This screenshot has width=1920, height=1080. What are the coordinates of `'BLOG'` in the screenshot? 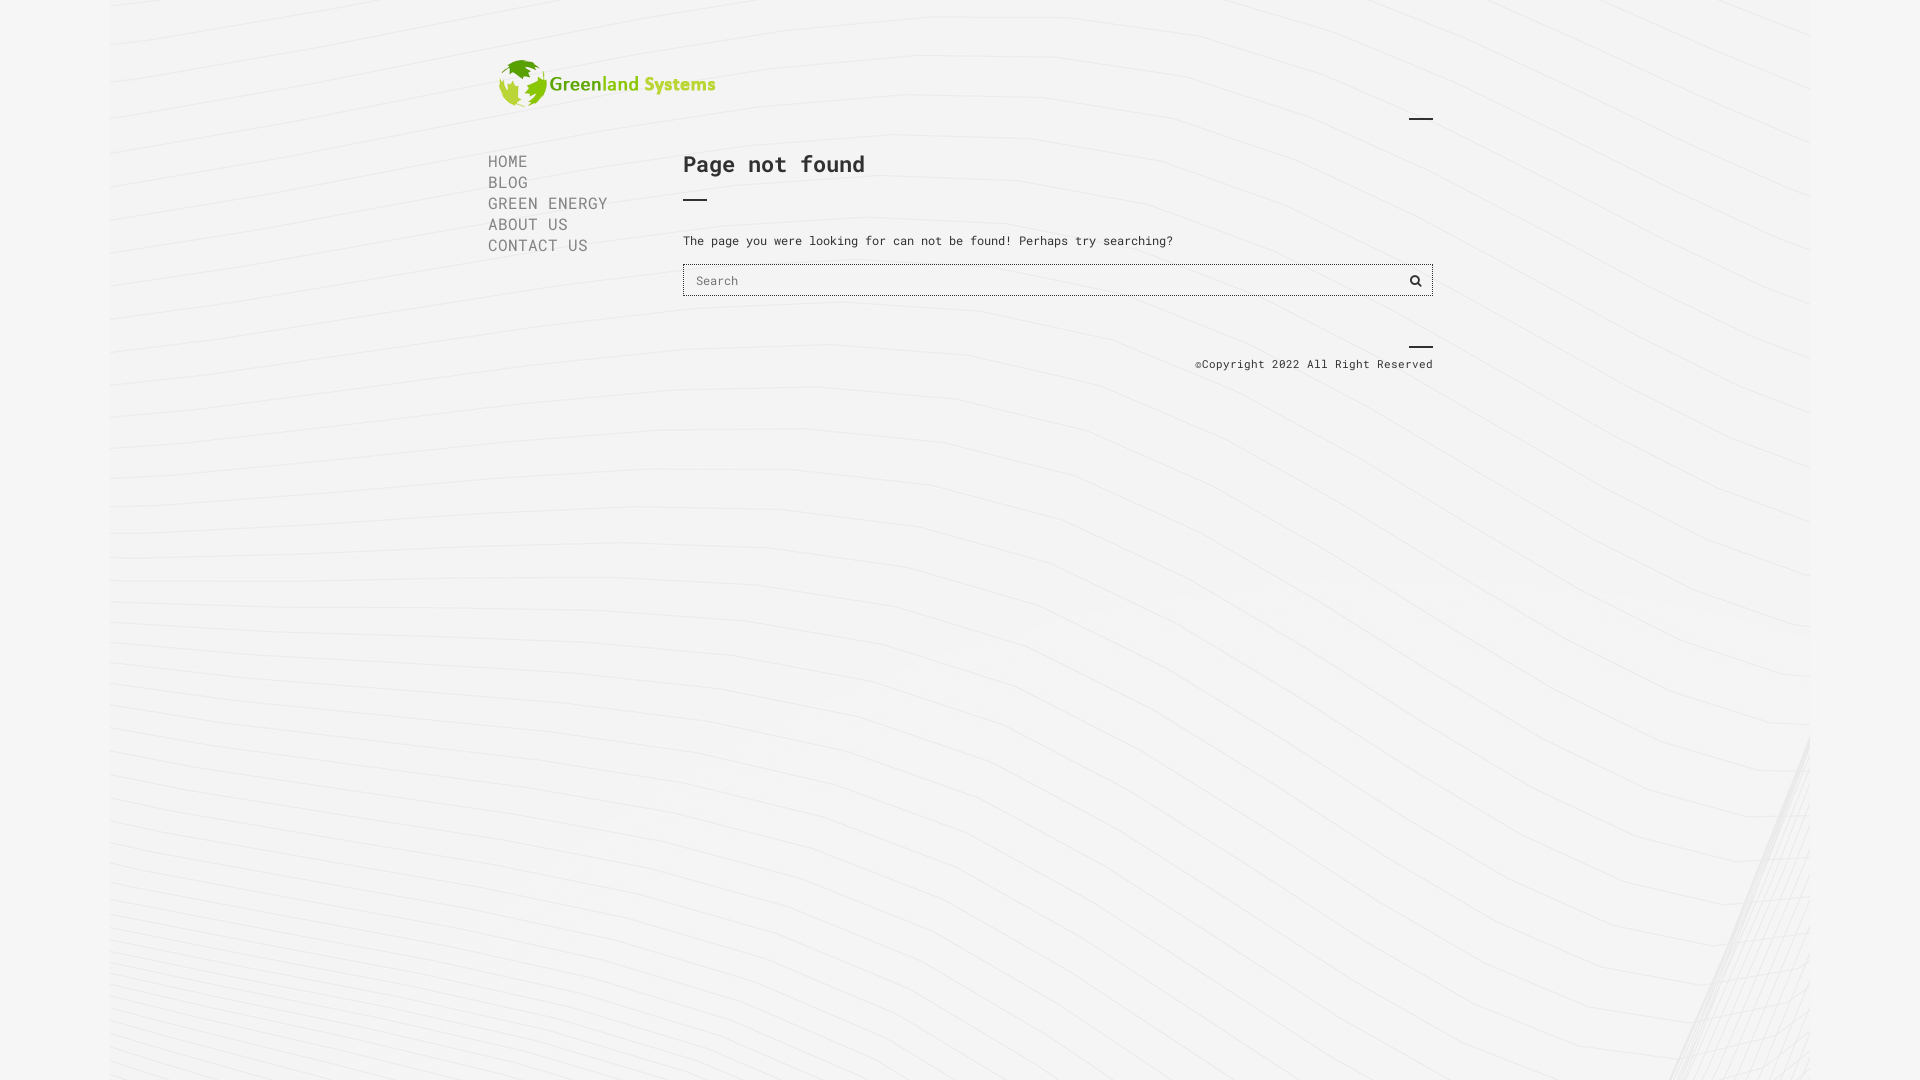 It's located at (488, 181).